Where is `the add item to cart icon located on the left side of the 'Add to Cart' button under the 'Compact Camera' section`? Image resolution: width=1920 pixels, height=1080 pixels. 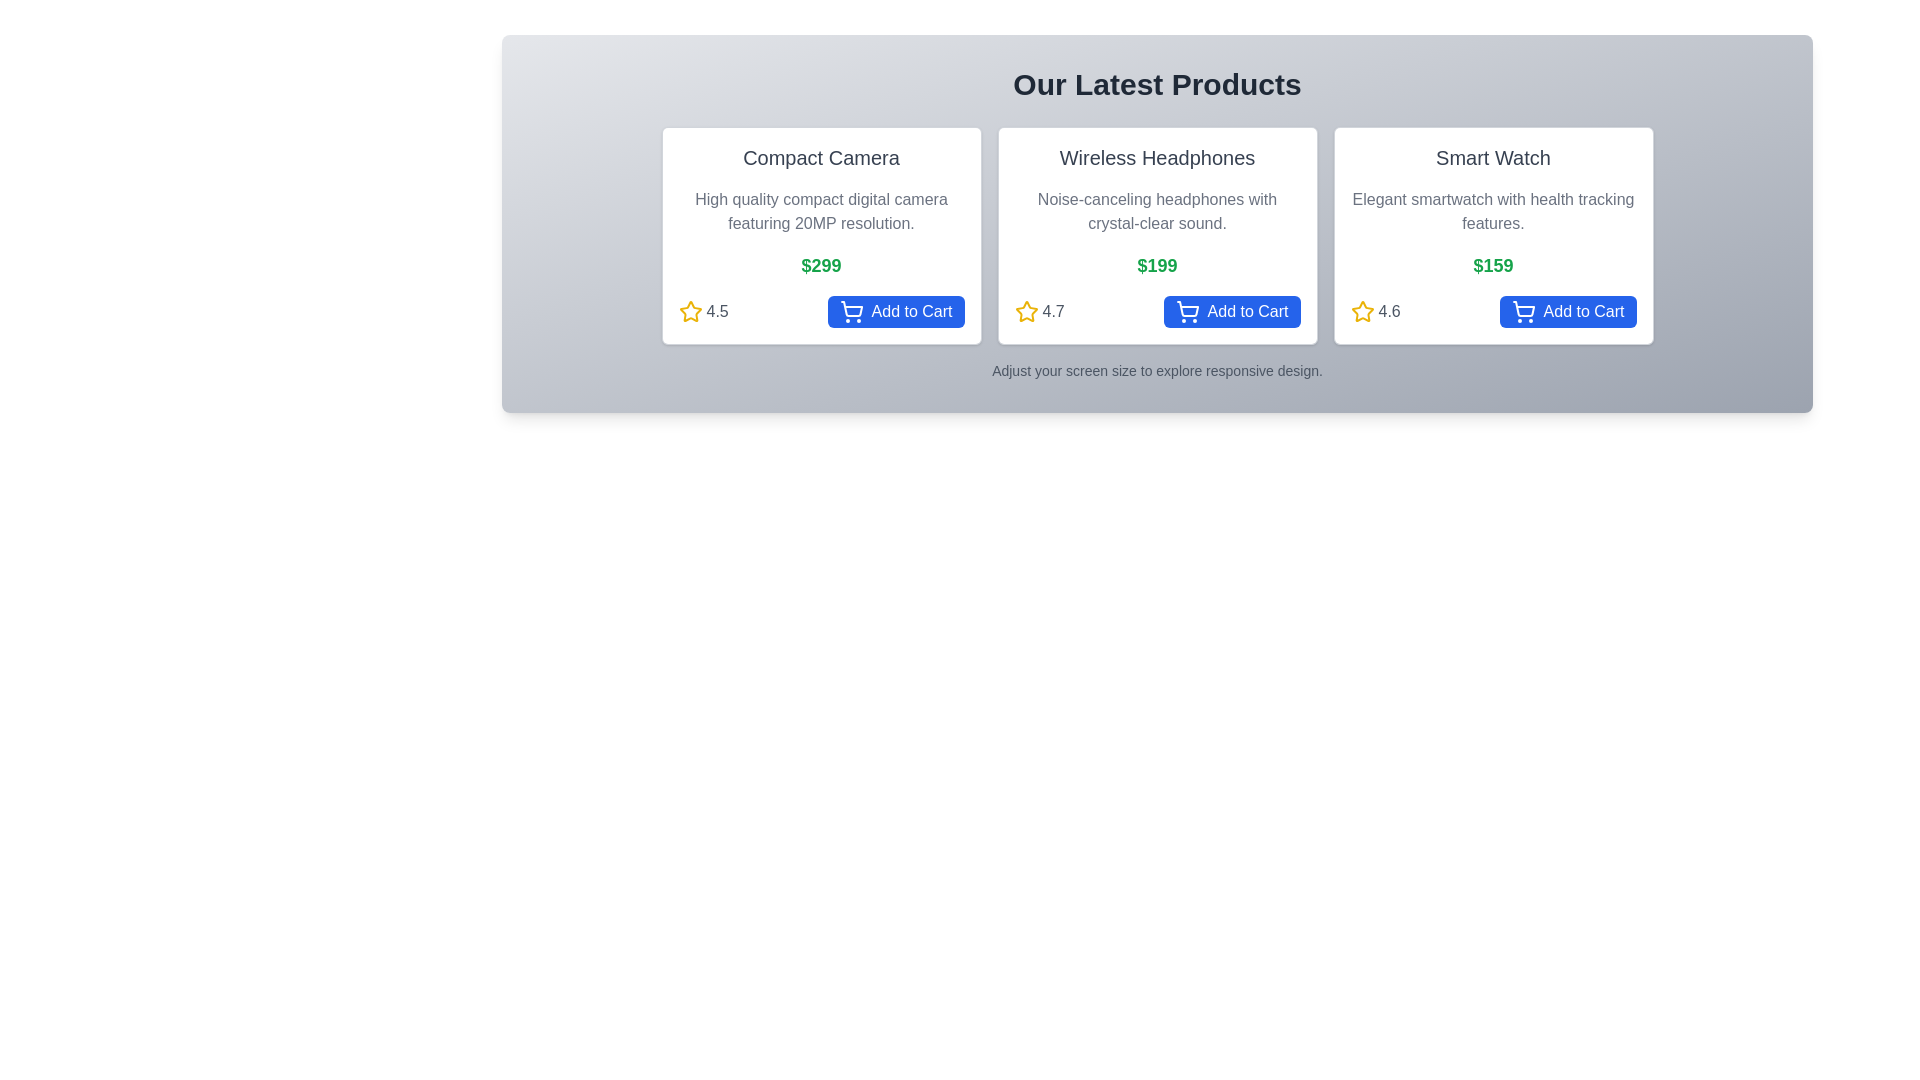 the add item to cart icon located on the left side of the 'Add to Cart' button under the 'Compact Camera' section is located at coordinates (851, 312).